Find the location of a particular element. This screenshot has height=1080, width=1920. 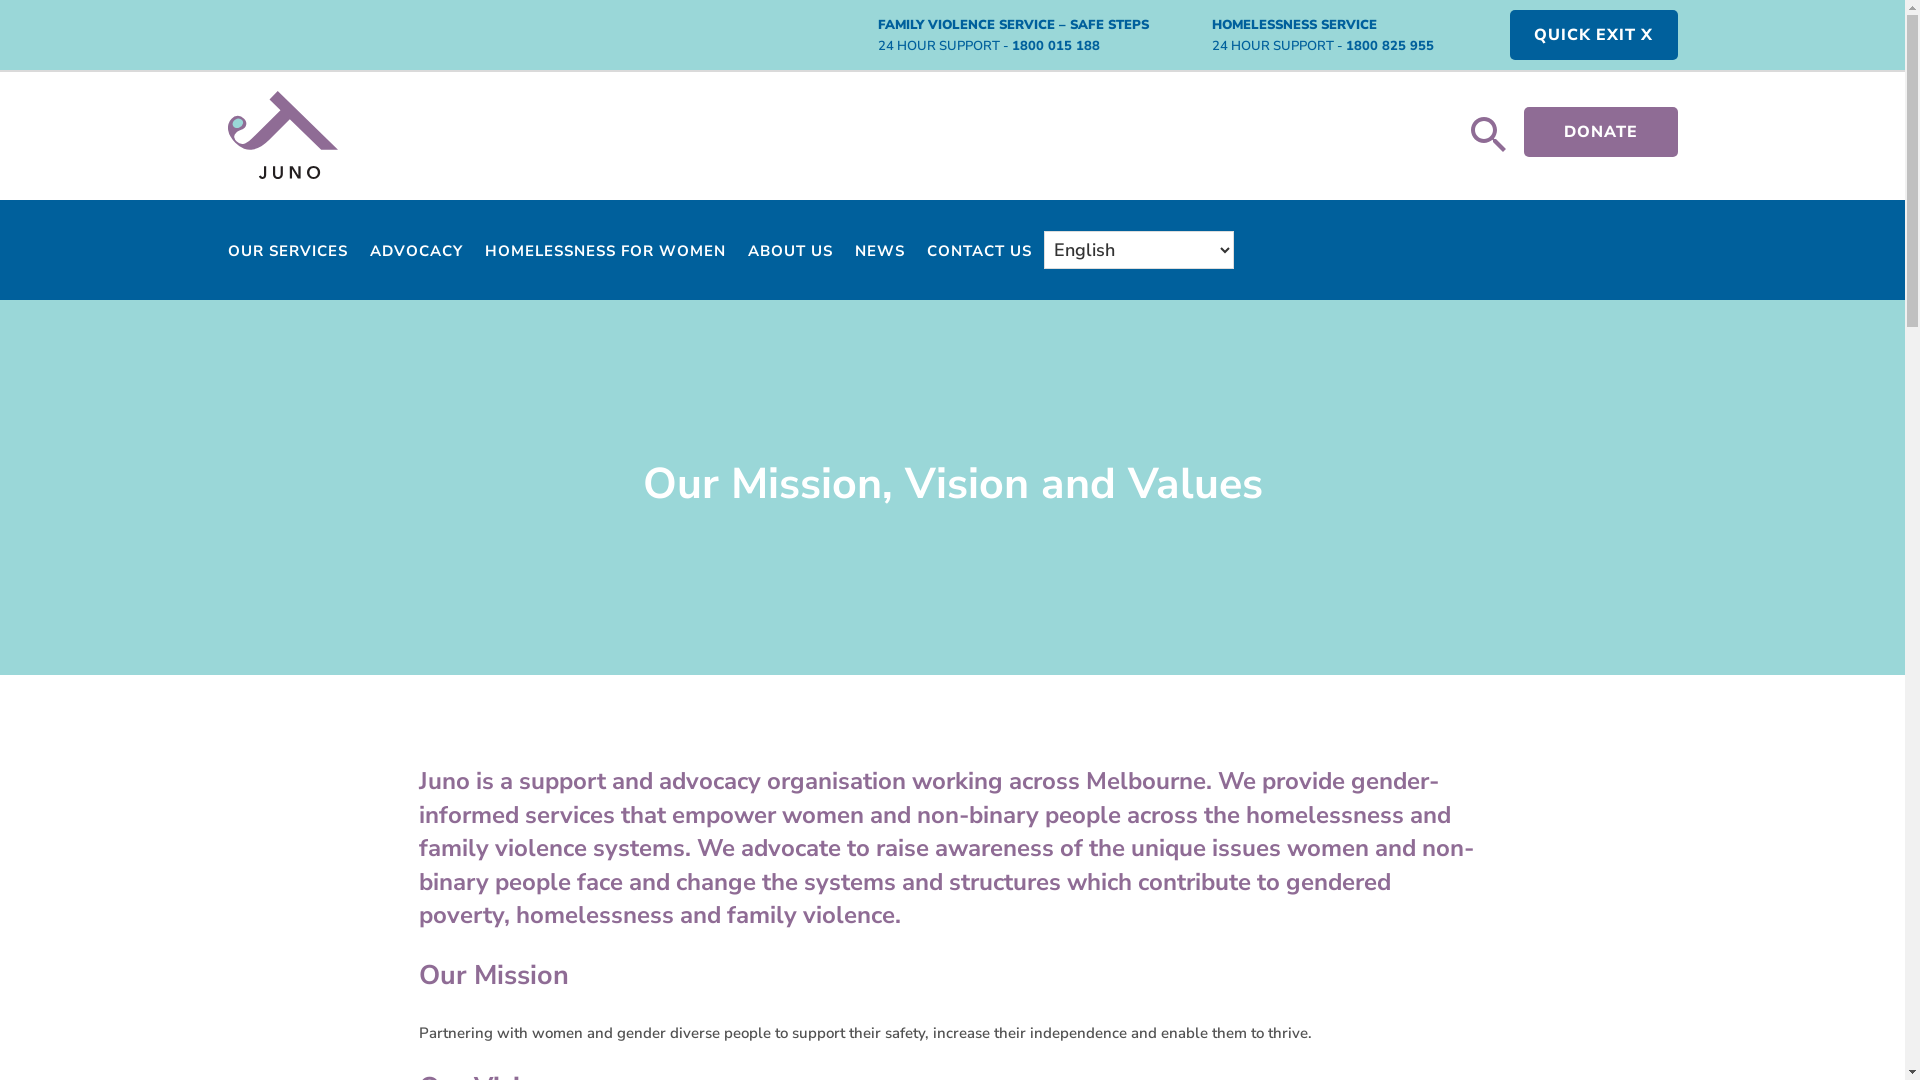

'CONTACT US' is located at coordinates (978, 252).